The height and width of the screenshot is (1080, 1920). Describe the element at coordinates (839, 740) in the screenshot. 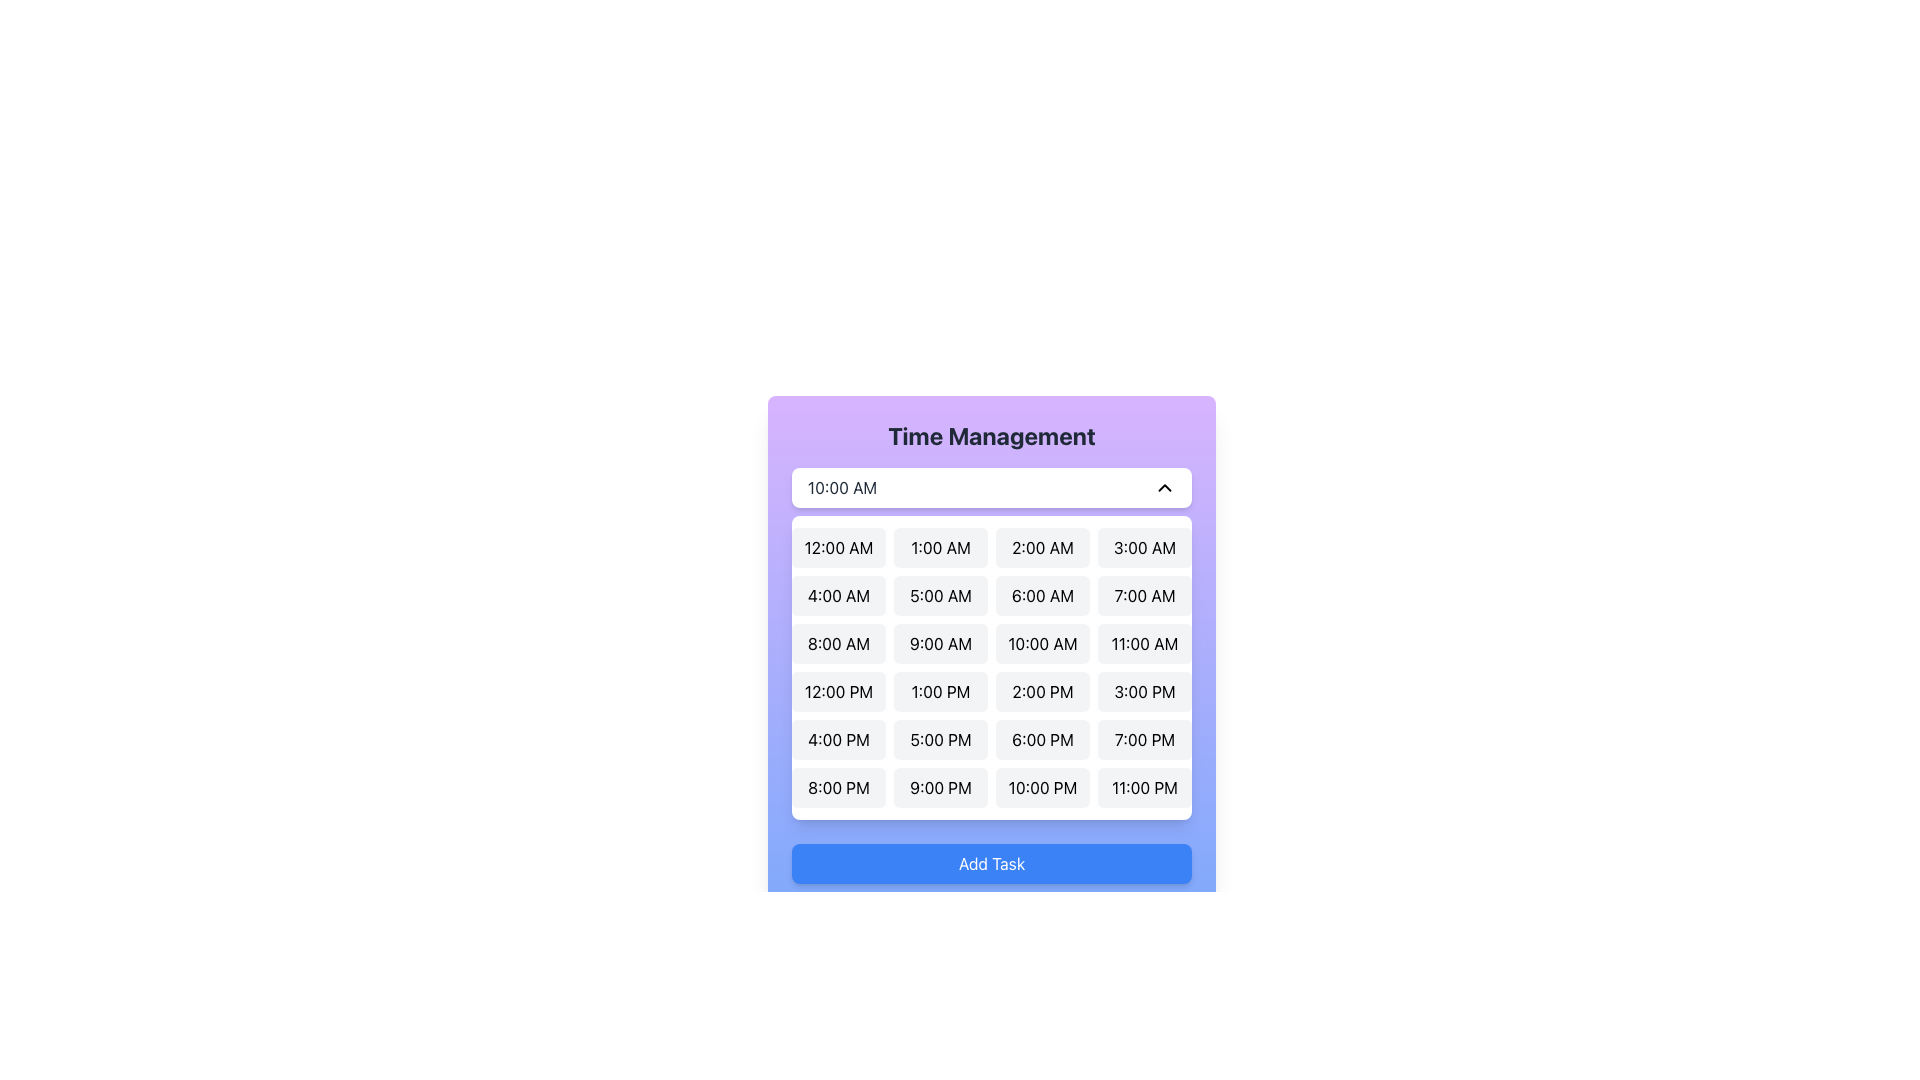

I see `the rectangular button with the text '4:00 PM' in black font, which is located in the fifth row and first column of a 4-column grid` at that location.